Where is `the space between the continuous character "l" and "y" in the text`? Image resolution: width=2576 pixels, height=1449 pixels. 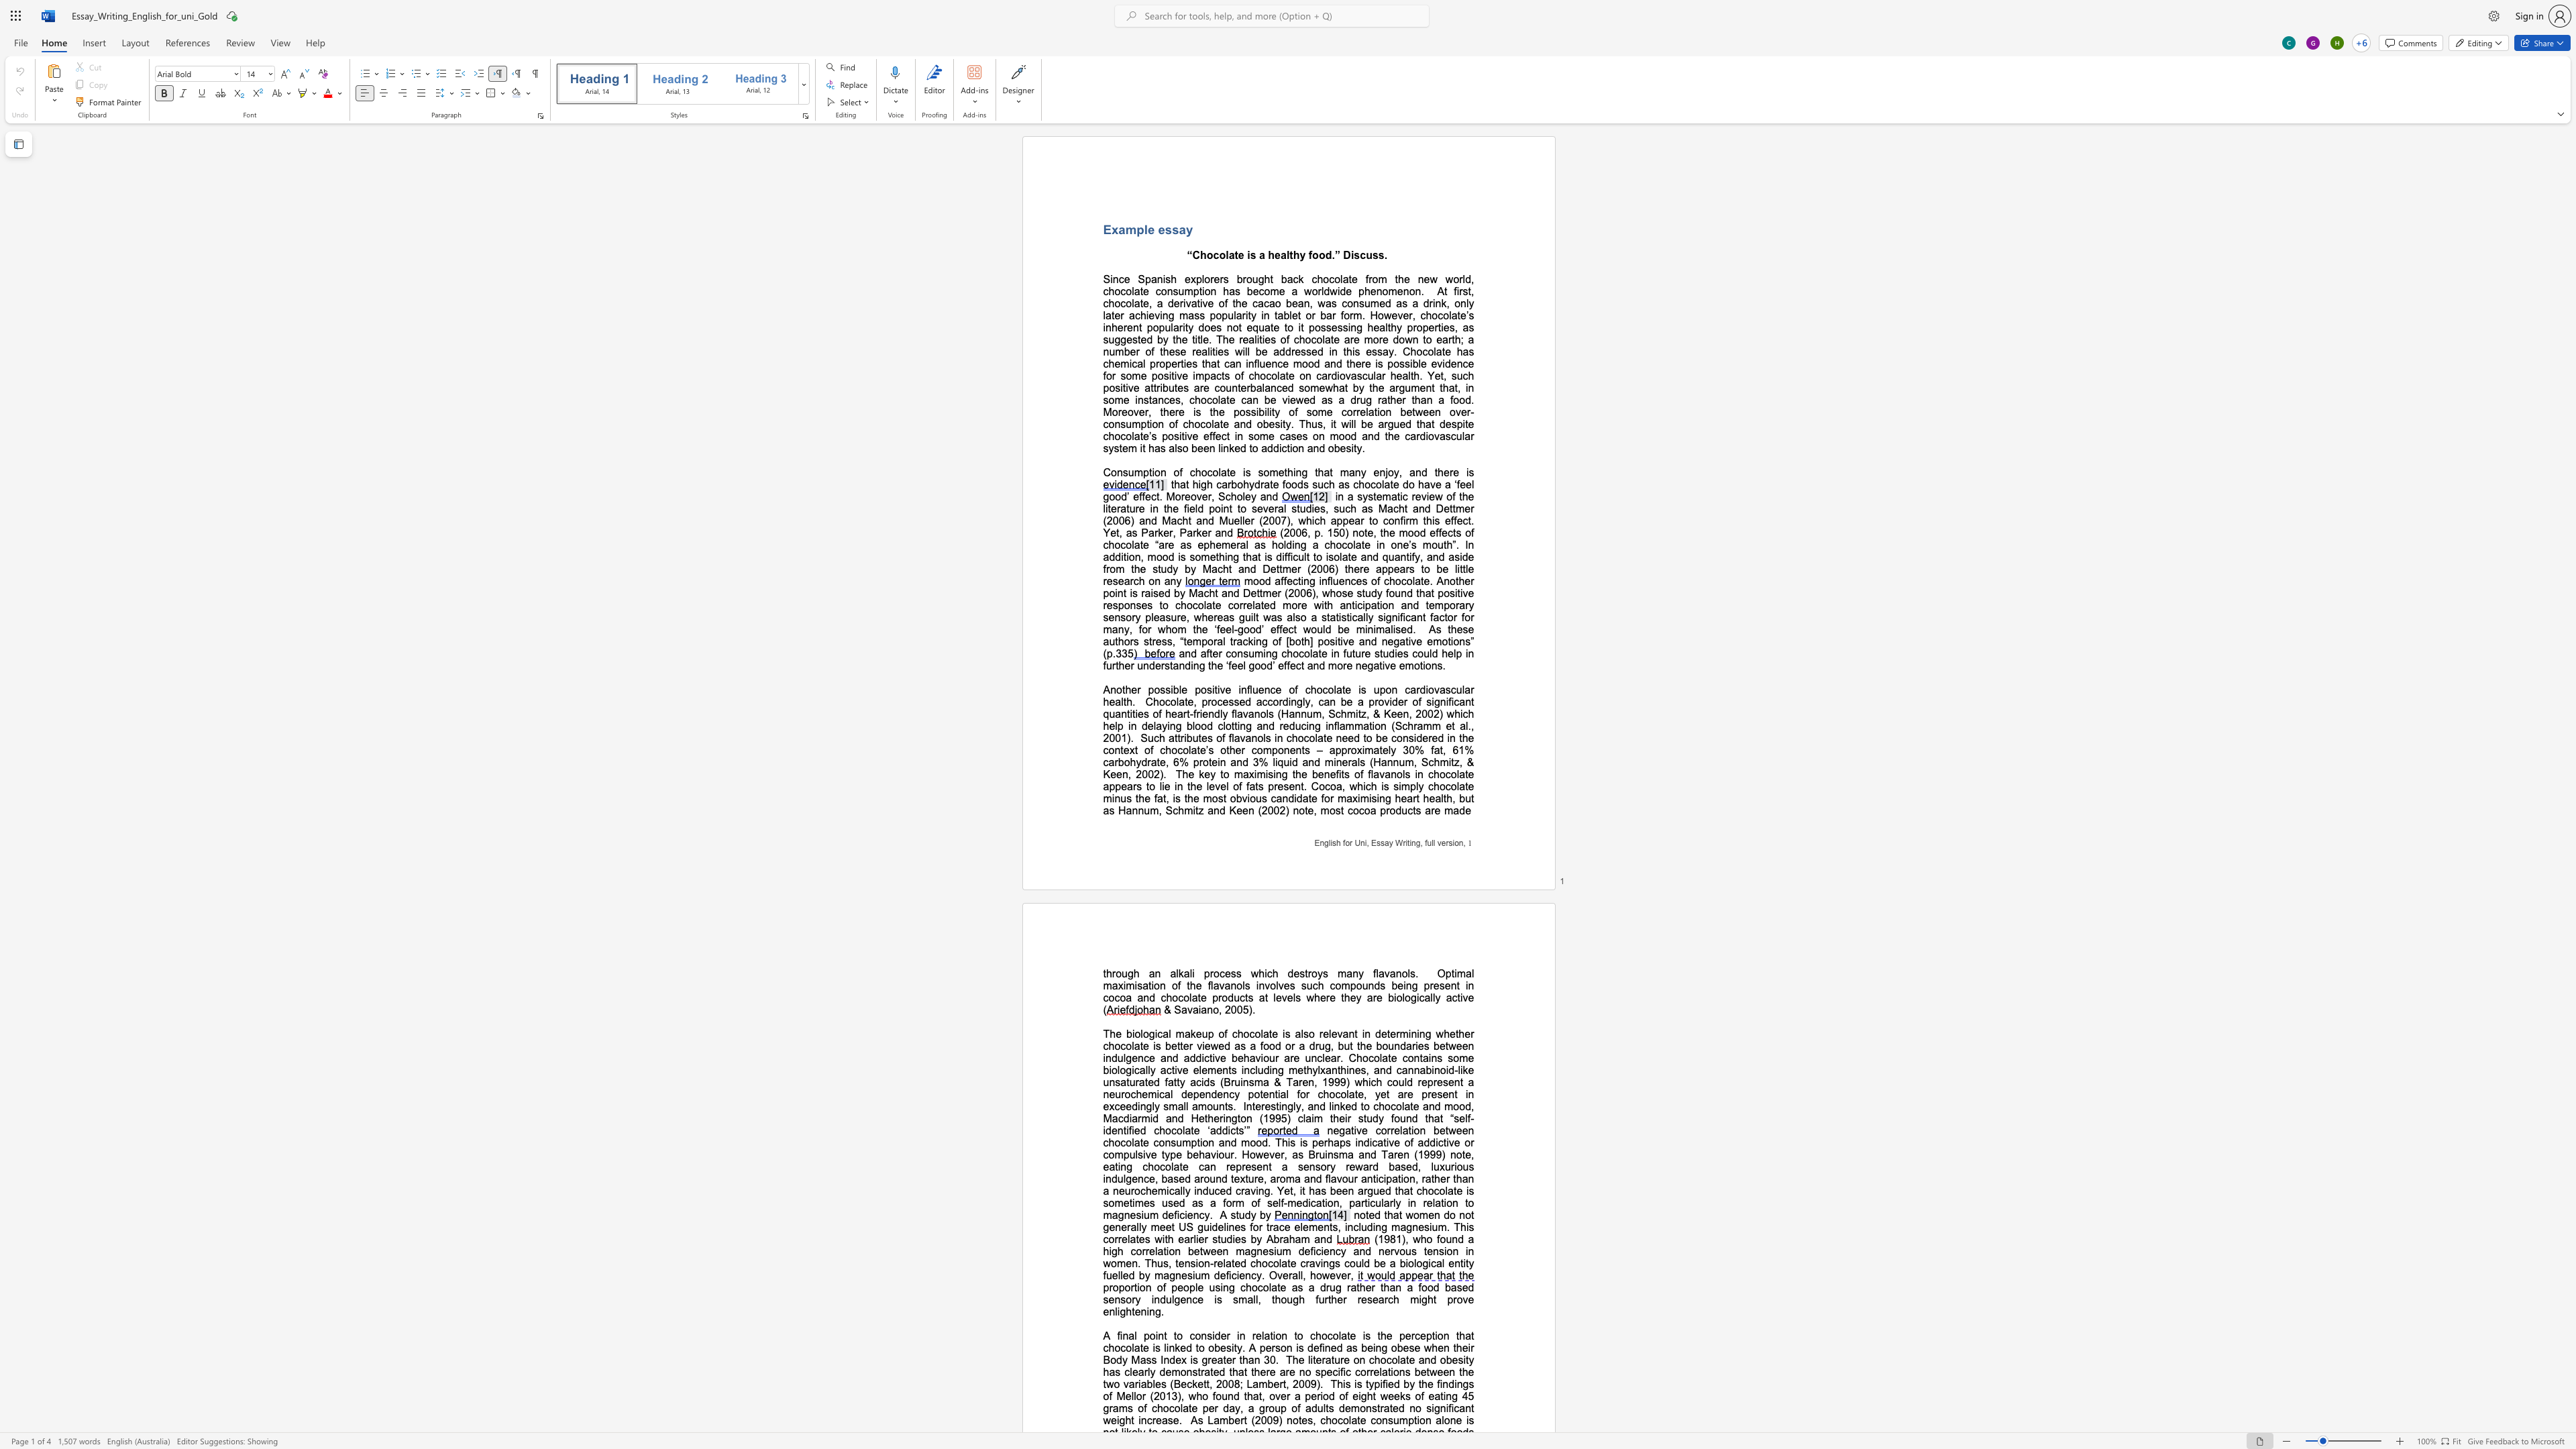
the space between the continuous character "l" and "y" in the text is located at coordinates (1468, 303).